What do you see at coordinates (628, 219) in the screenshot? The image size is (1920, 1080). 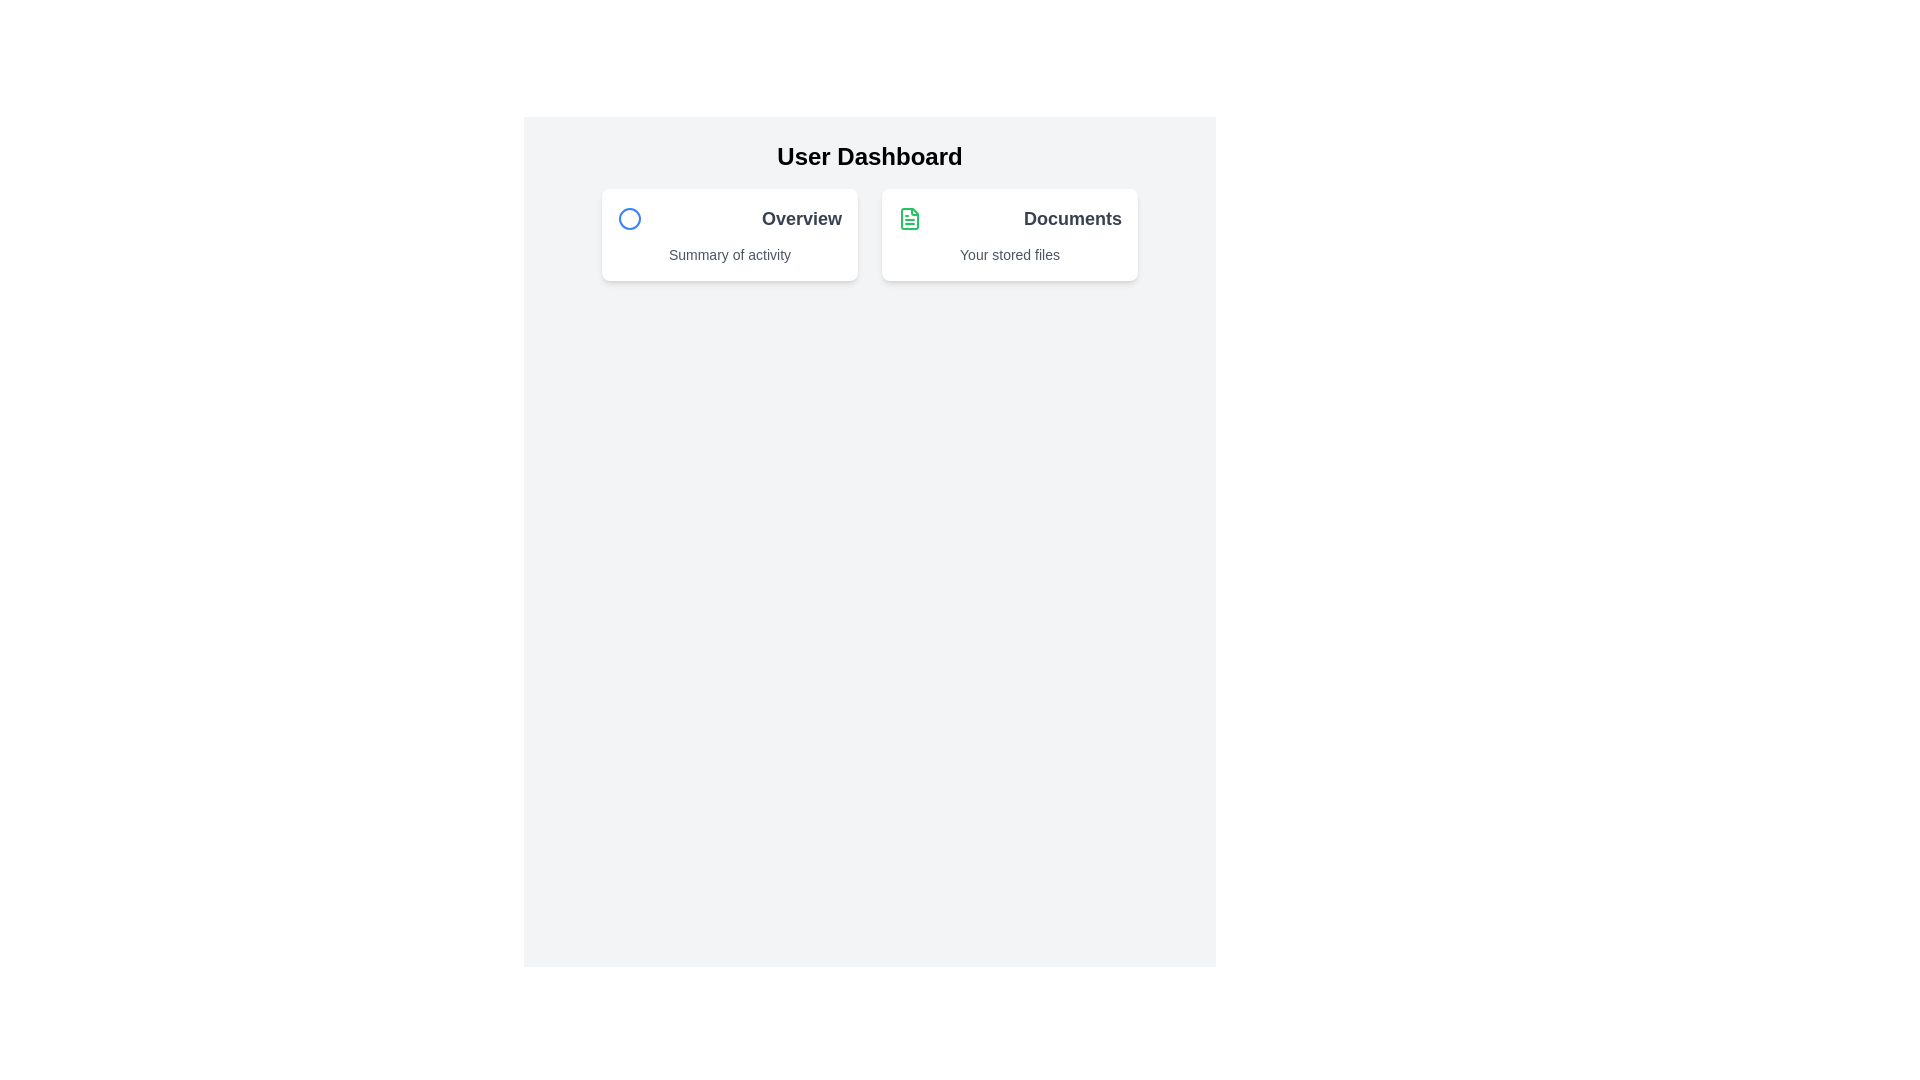 I see `the circular icon representing the 'Overview' section, located to the left of the 'Overview' text label` at bounding box center [628, 219].